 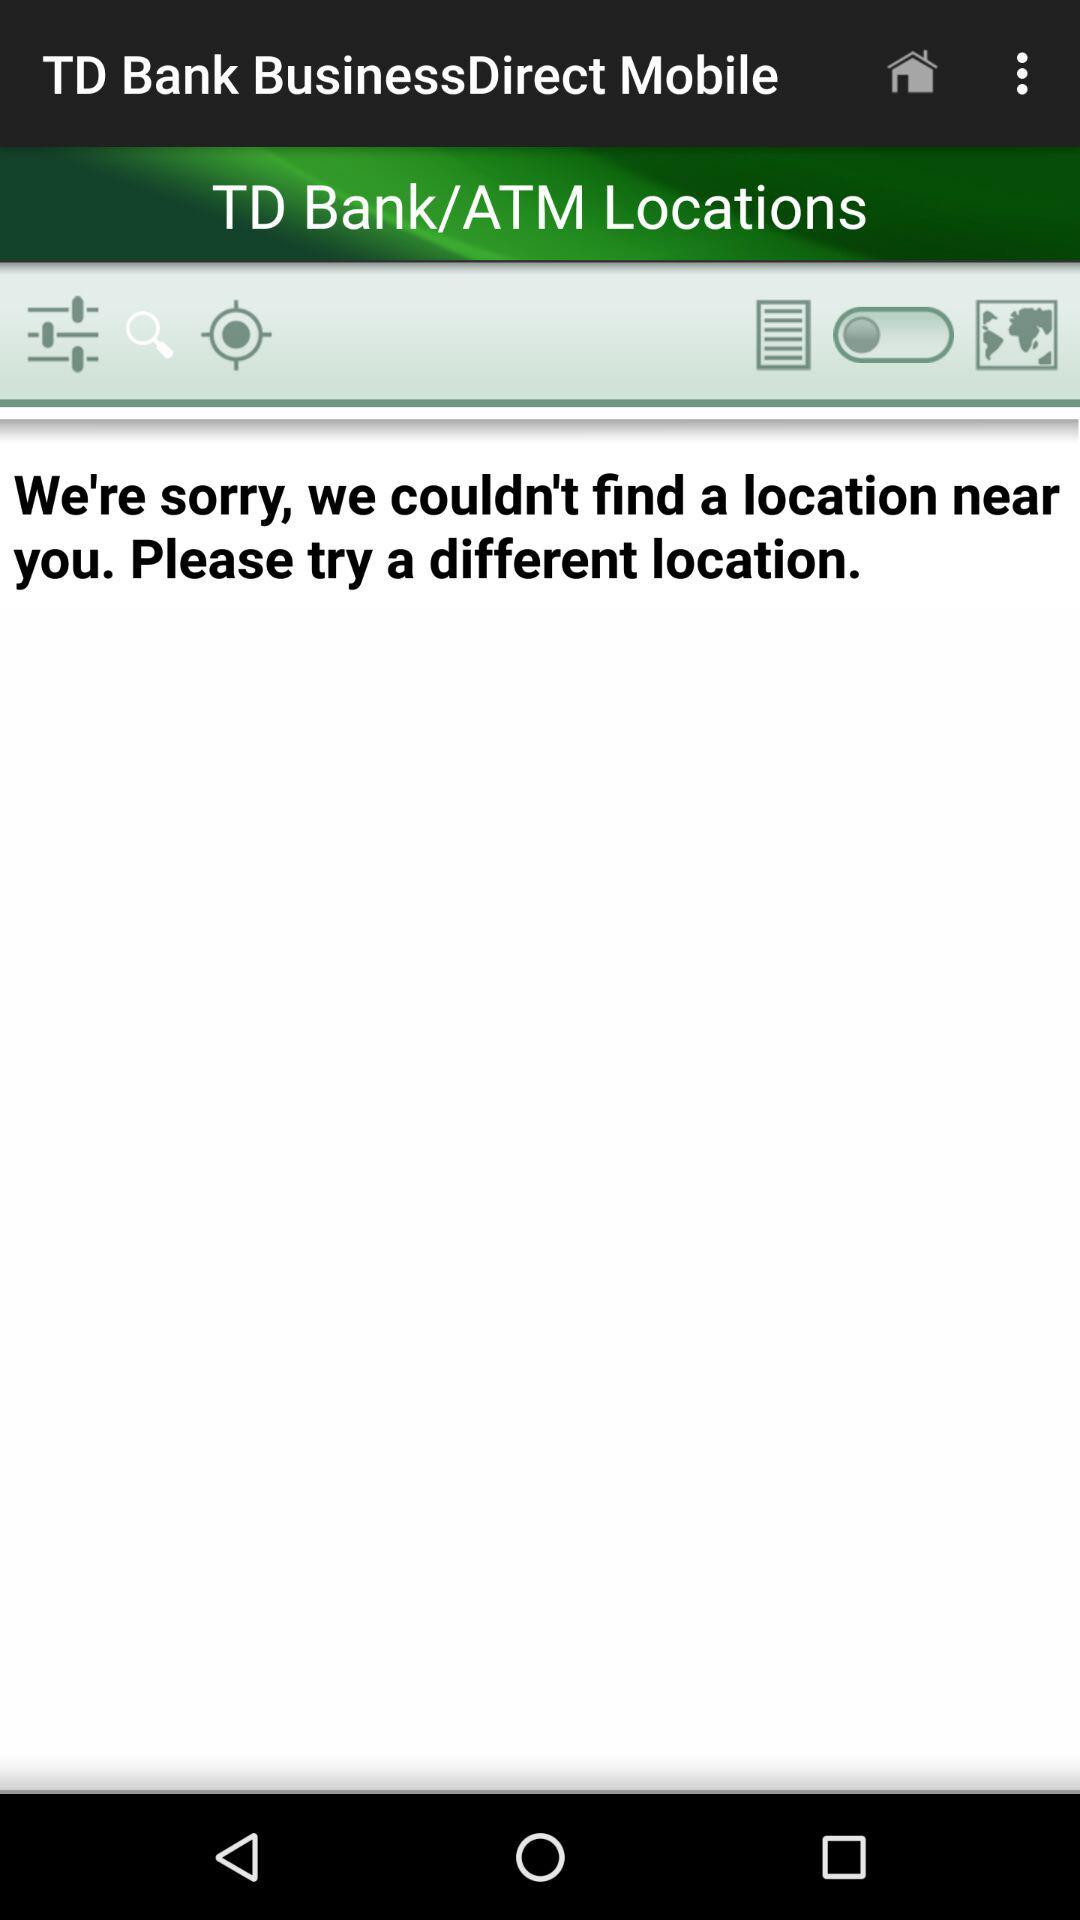 What do you see at coordinates (769, 334) in the screenshot?
I see `the description icon` at bounding box center [769, 334].